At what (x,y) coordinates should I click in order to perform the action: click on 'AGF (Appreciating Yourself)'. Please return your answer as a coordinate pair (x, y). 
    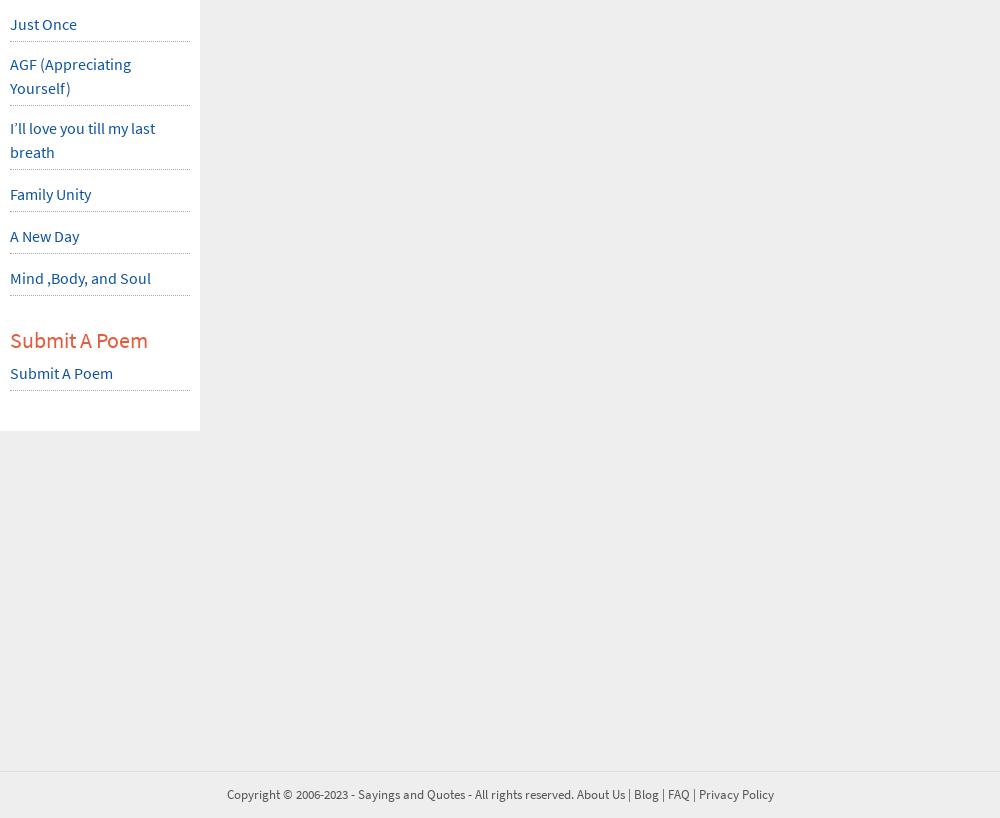
    Looking at the image, I should click on (10, 75).